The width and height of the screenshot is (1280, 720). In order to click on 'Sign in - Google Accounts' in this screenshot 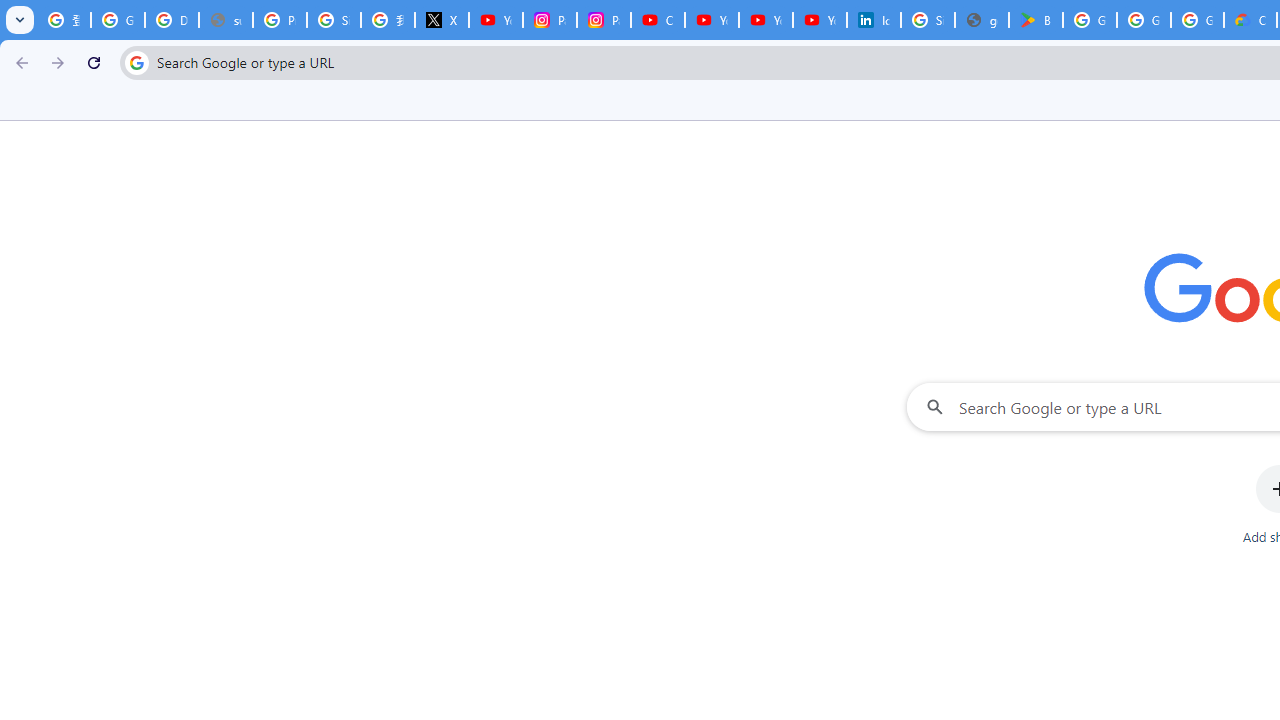, I will do `click(334, 20)`.